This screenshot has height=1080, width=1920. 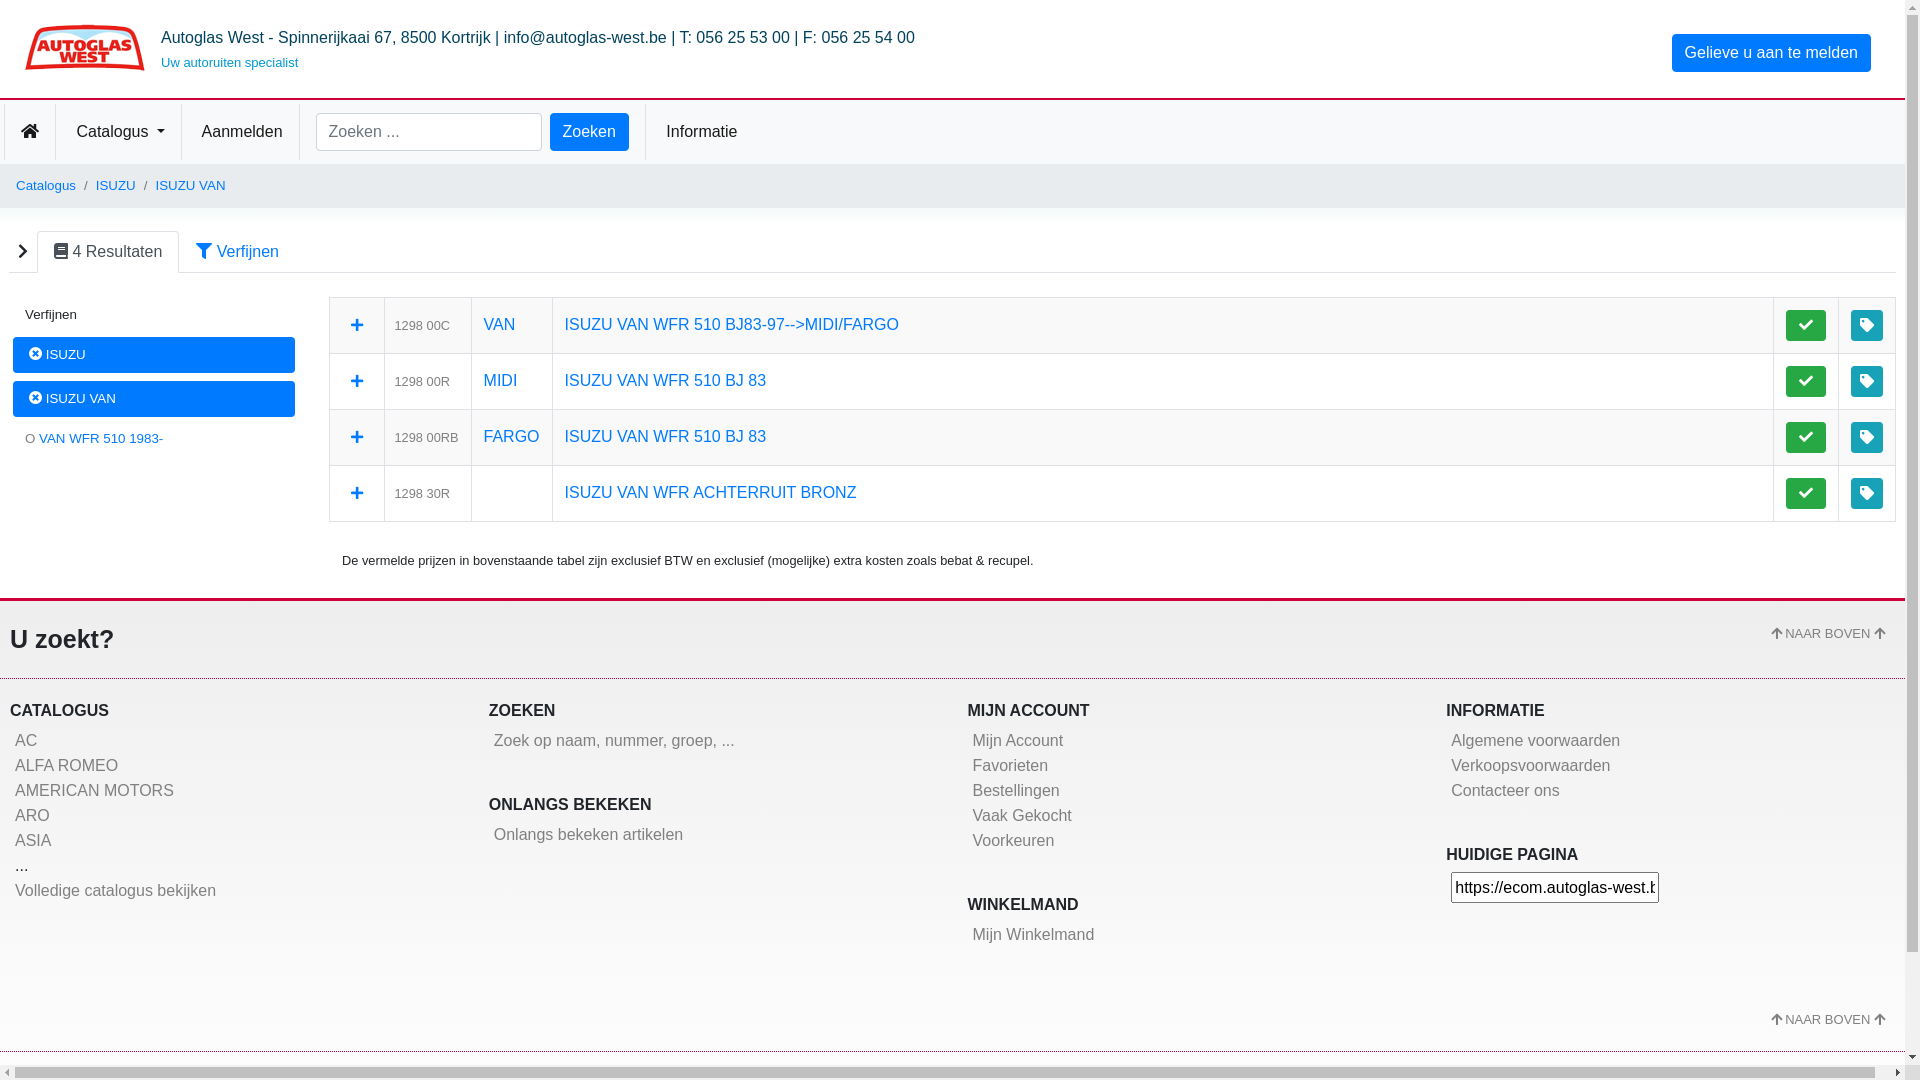 What do you see at coordinates (46, 185) in the screenshot?
I see `'Catalogus'` at bounding box center [46, 185].